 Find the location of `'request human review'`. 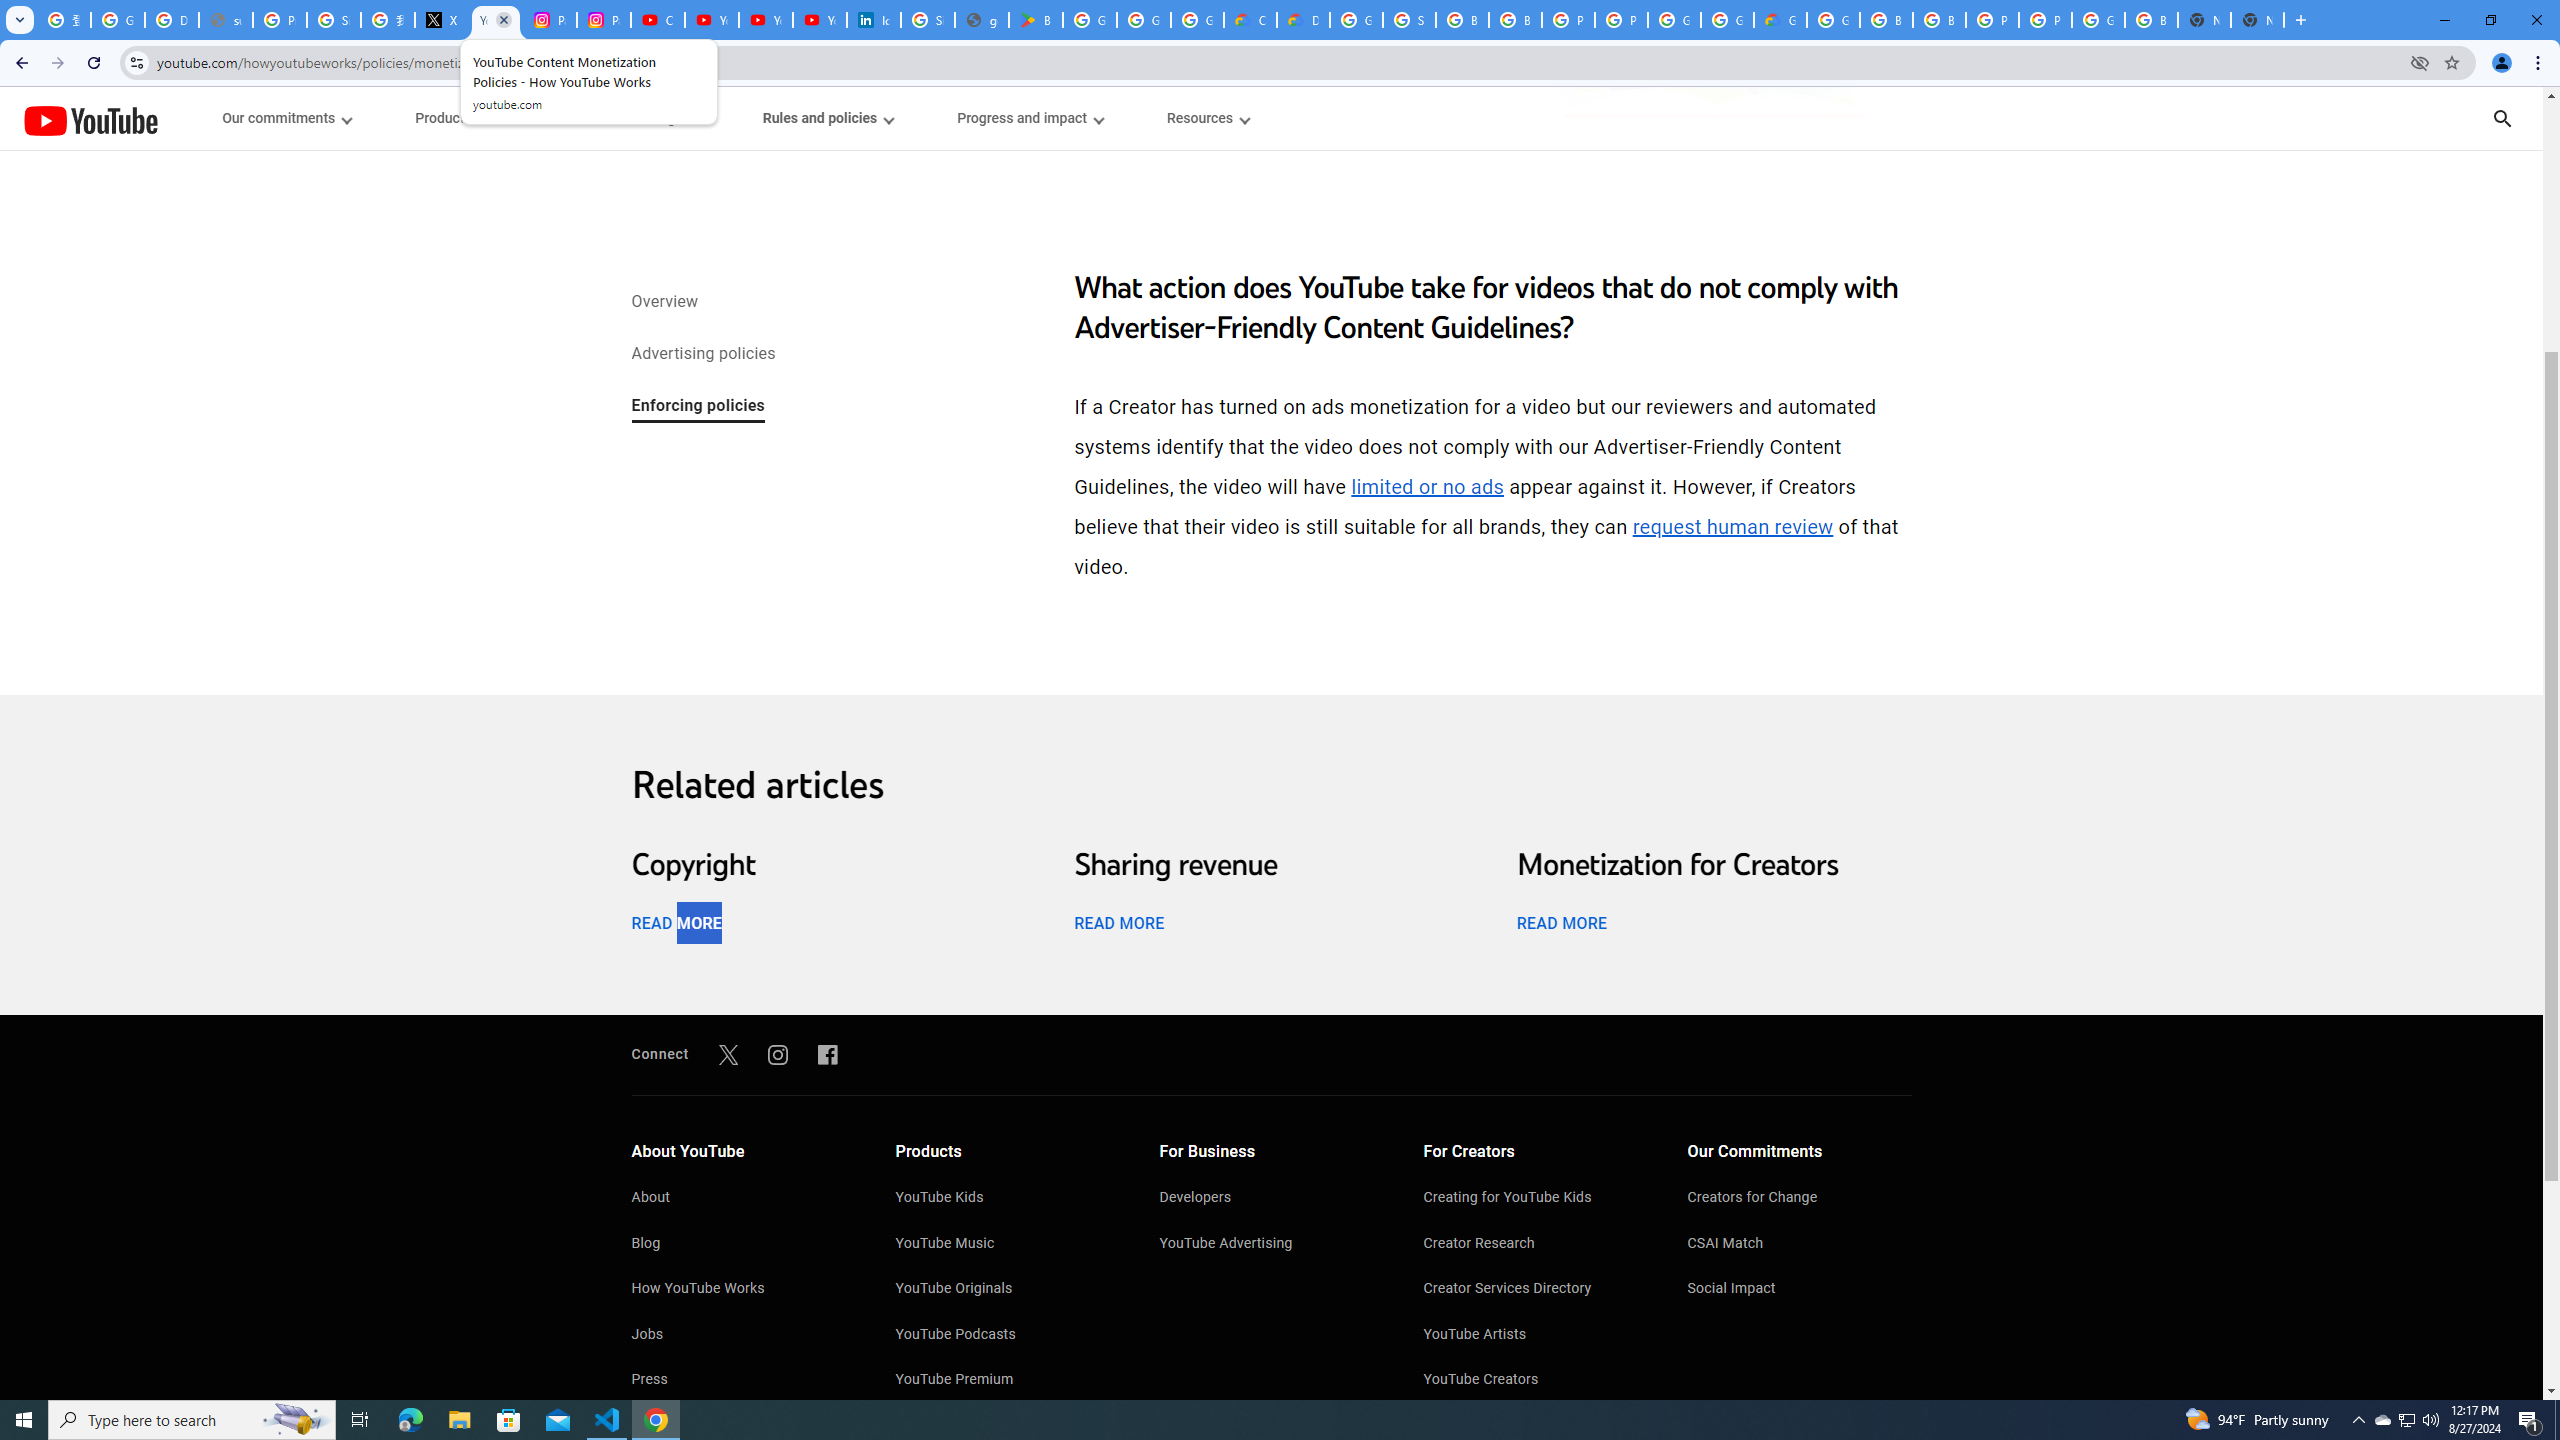

'request human review' is located at coordinates (1732, 526).